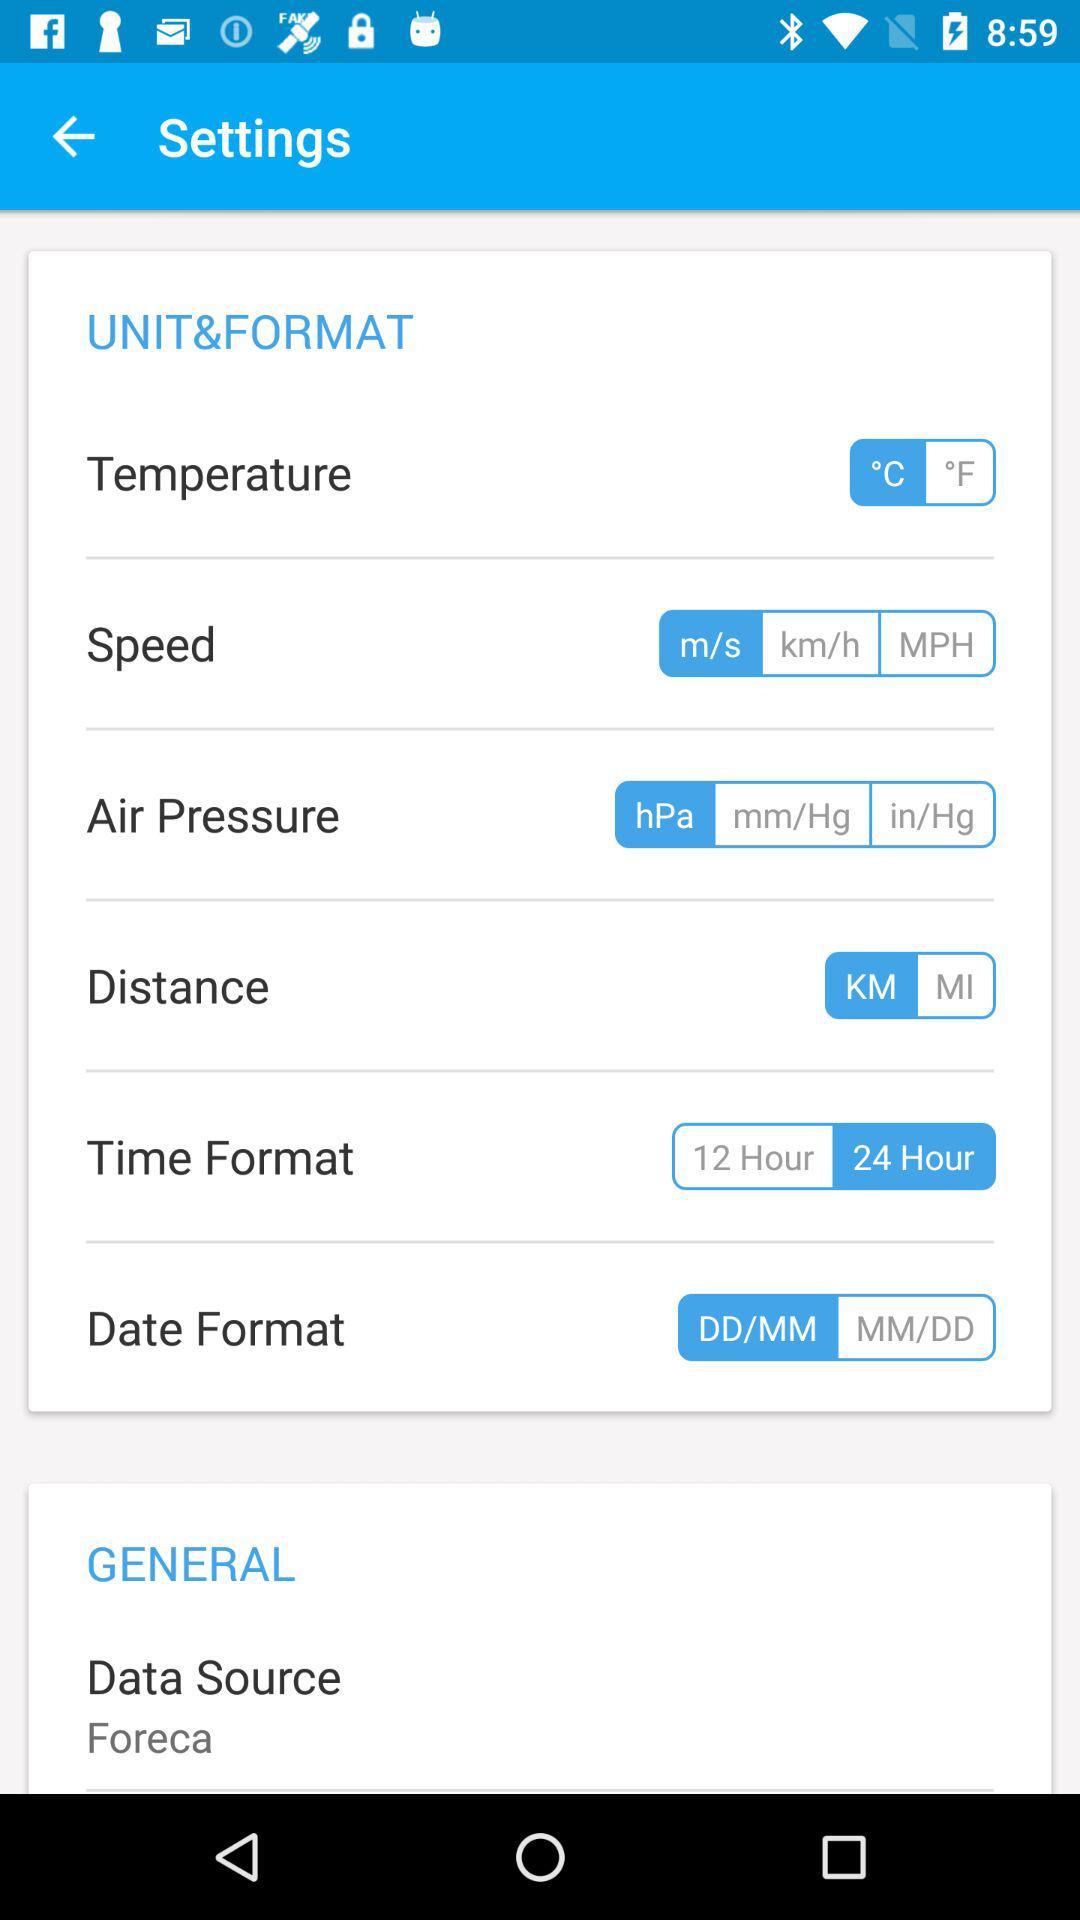  Describe the element at coordinates (791, 814) in the screenshot. I see `mmhg from the air pressure` at that location.